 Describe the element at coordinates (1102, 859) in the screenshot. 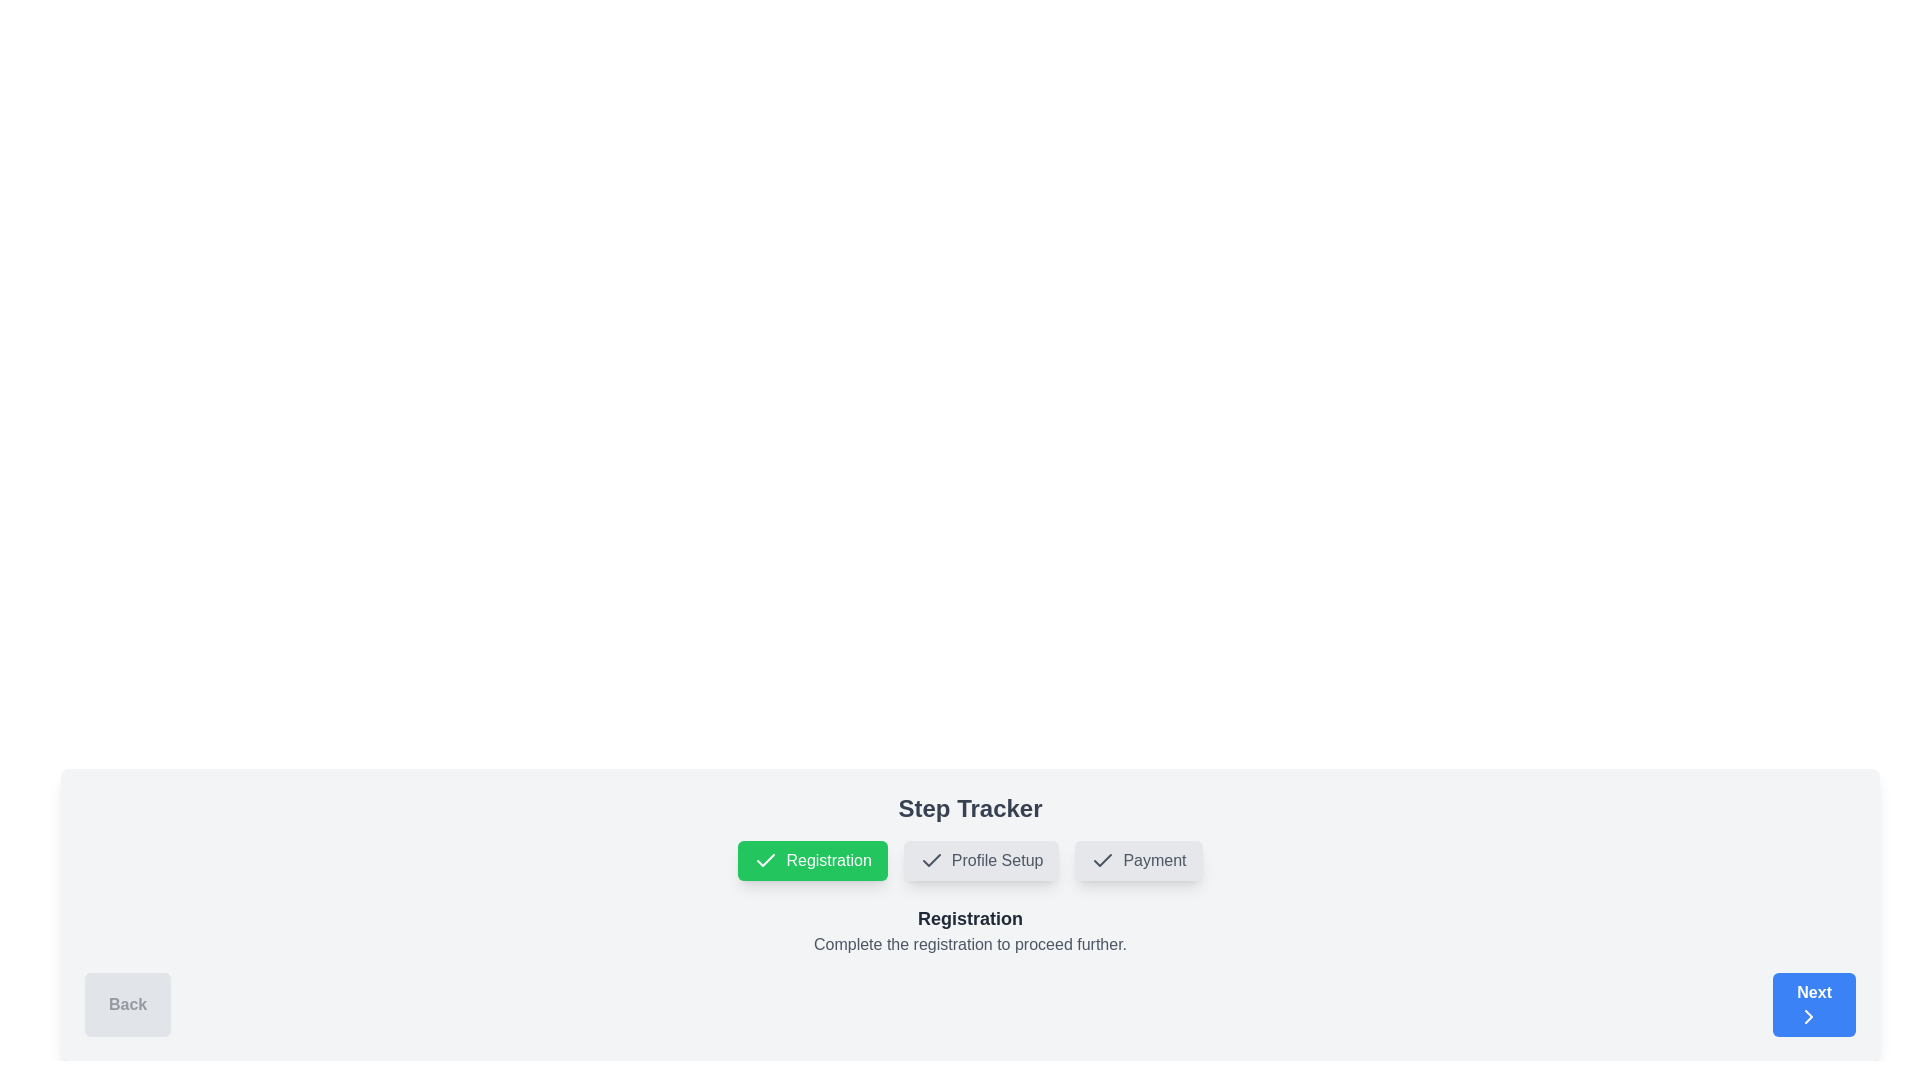

I see `the checkmark icon styled with a round border and gray fill, located to the left of the text 'Payment'` at that location.